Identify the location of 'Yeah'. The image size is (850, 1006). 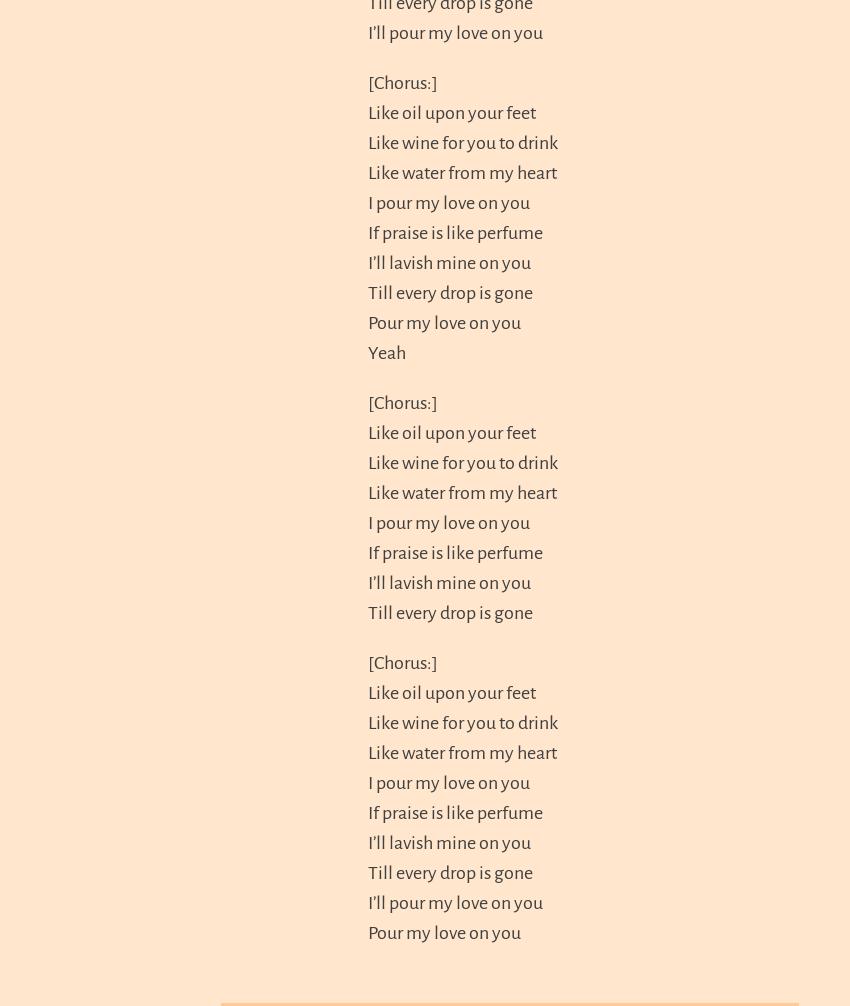
(387, 350).